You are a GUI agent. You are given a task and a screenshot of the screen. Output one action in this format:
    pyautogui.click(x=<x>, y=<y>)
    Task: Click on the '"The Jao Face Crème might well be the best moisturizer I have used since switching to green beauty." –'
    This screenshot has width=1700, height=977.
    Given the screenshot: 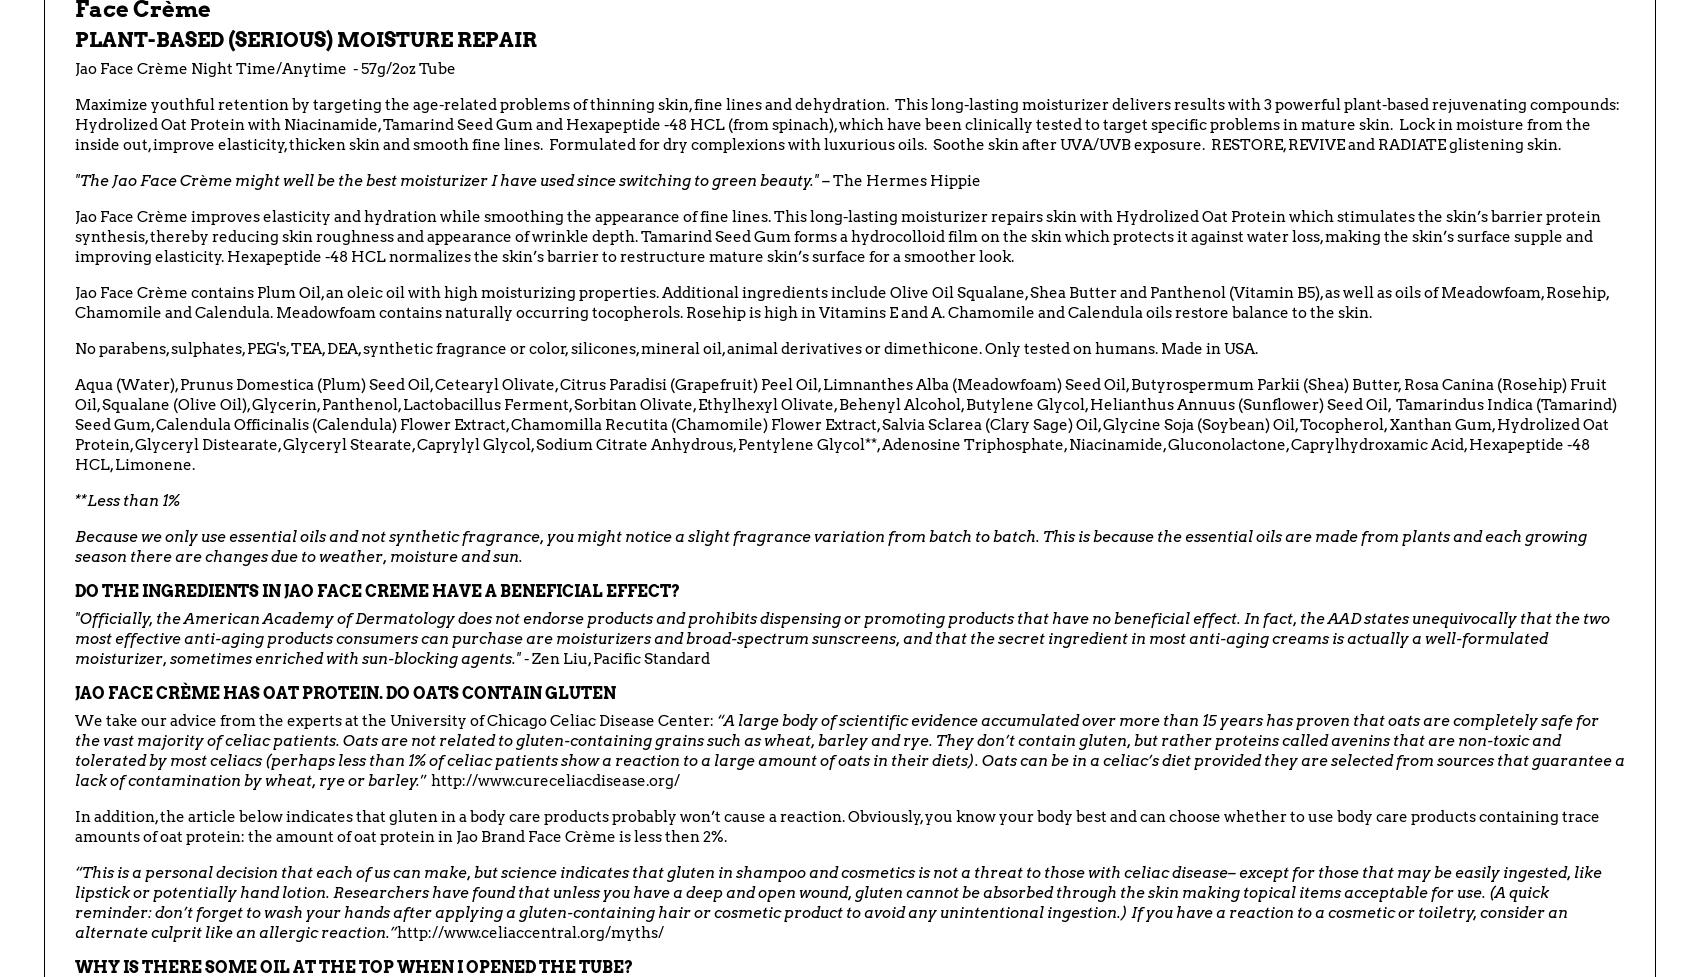 What is the action you would take?
    pyautogui.click(x=452, y=180)
    